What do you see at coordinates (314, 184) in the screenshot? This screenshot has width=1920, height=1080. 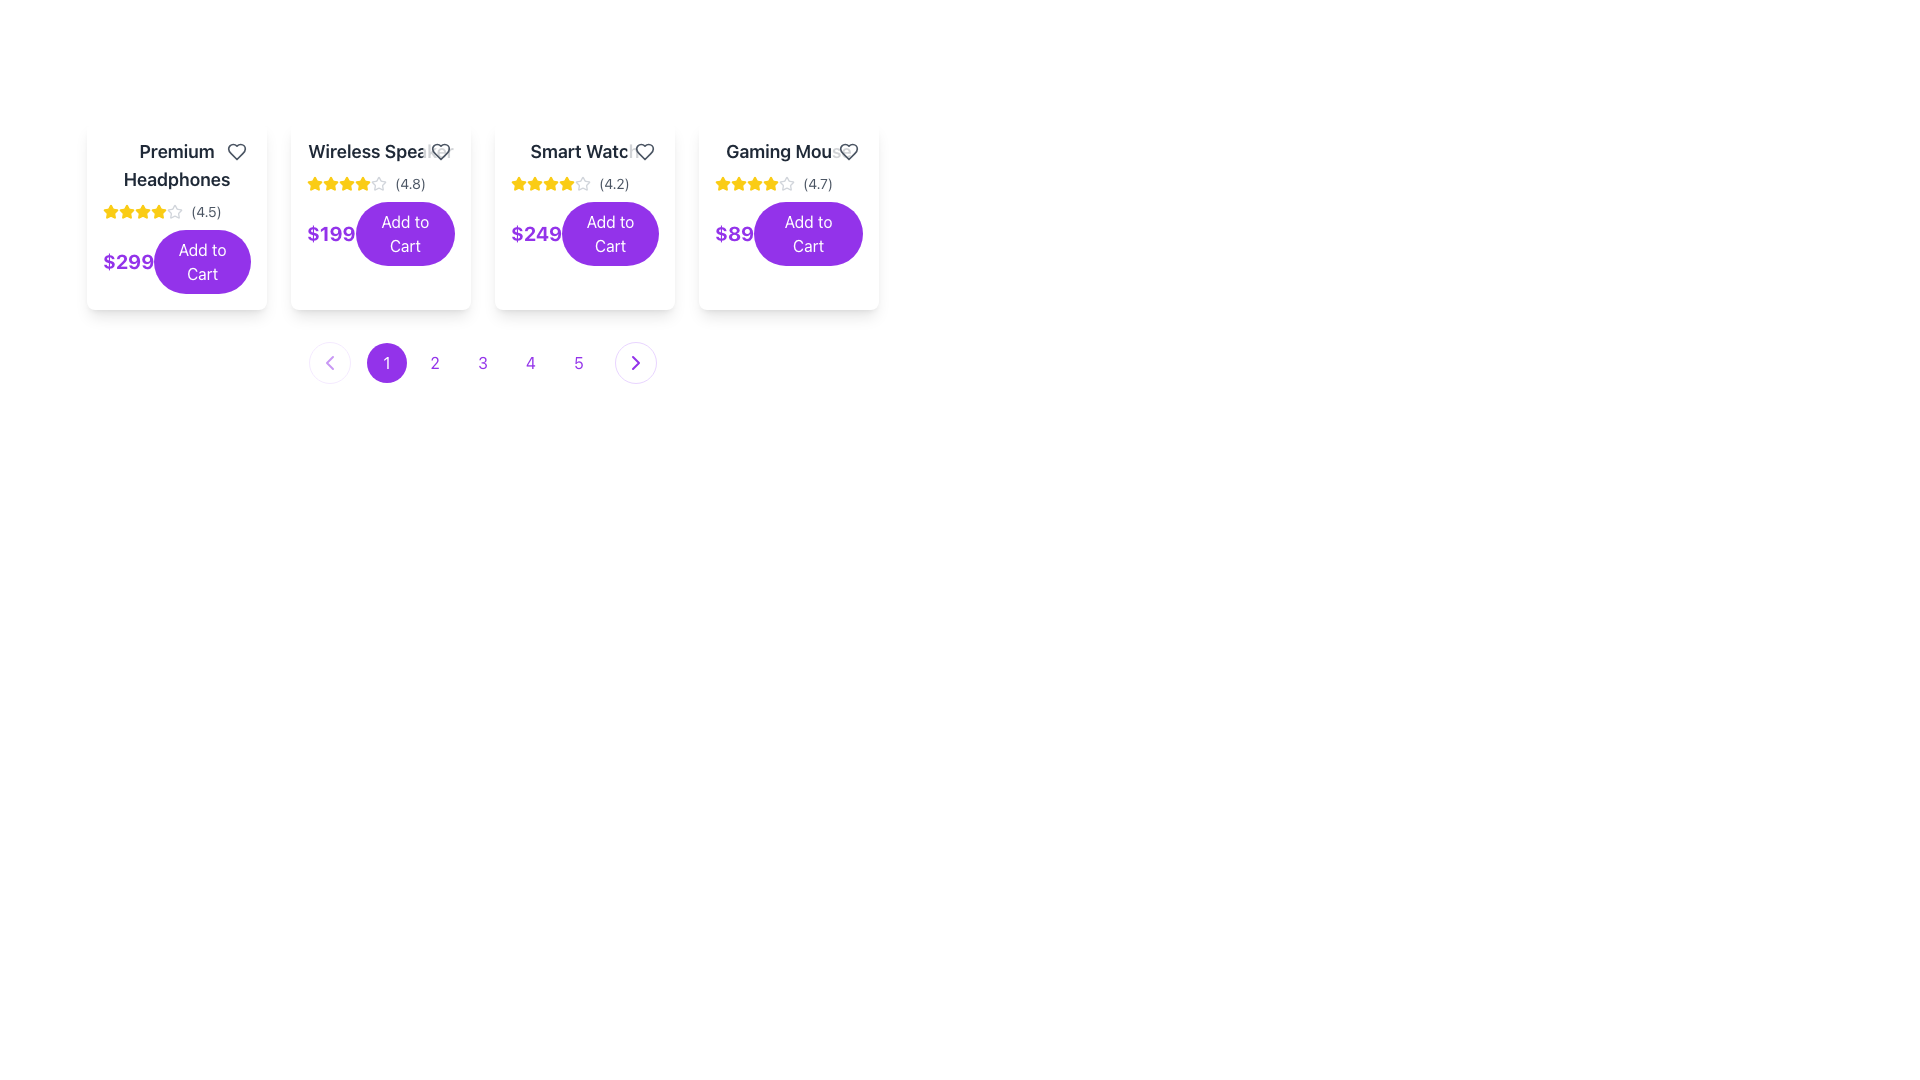 I see `the leftmost star icon representing the rating for the product in the 'Wireless Speaker' card` at bounding box center [314, 184].